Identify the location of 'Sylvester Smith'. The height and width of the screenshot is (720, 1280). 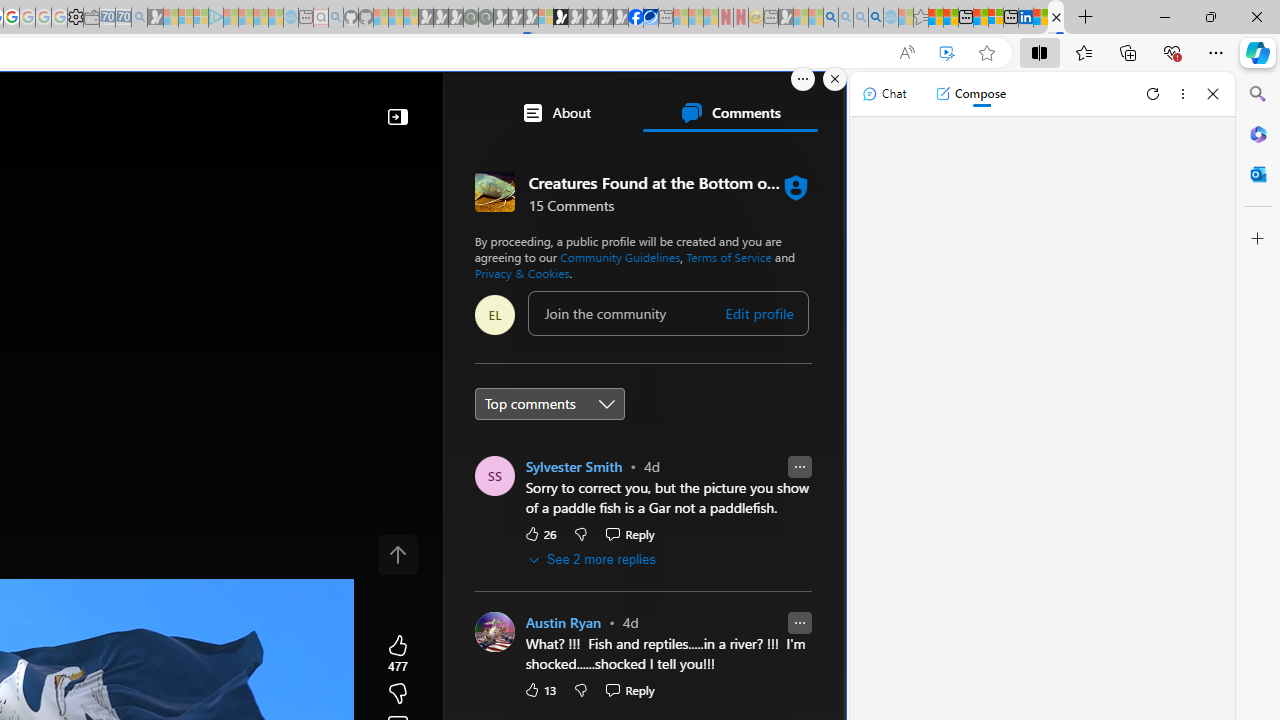
(573, 466).